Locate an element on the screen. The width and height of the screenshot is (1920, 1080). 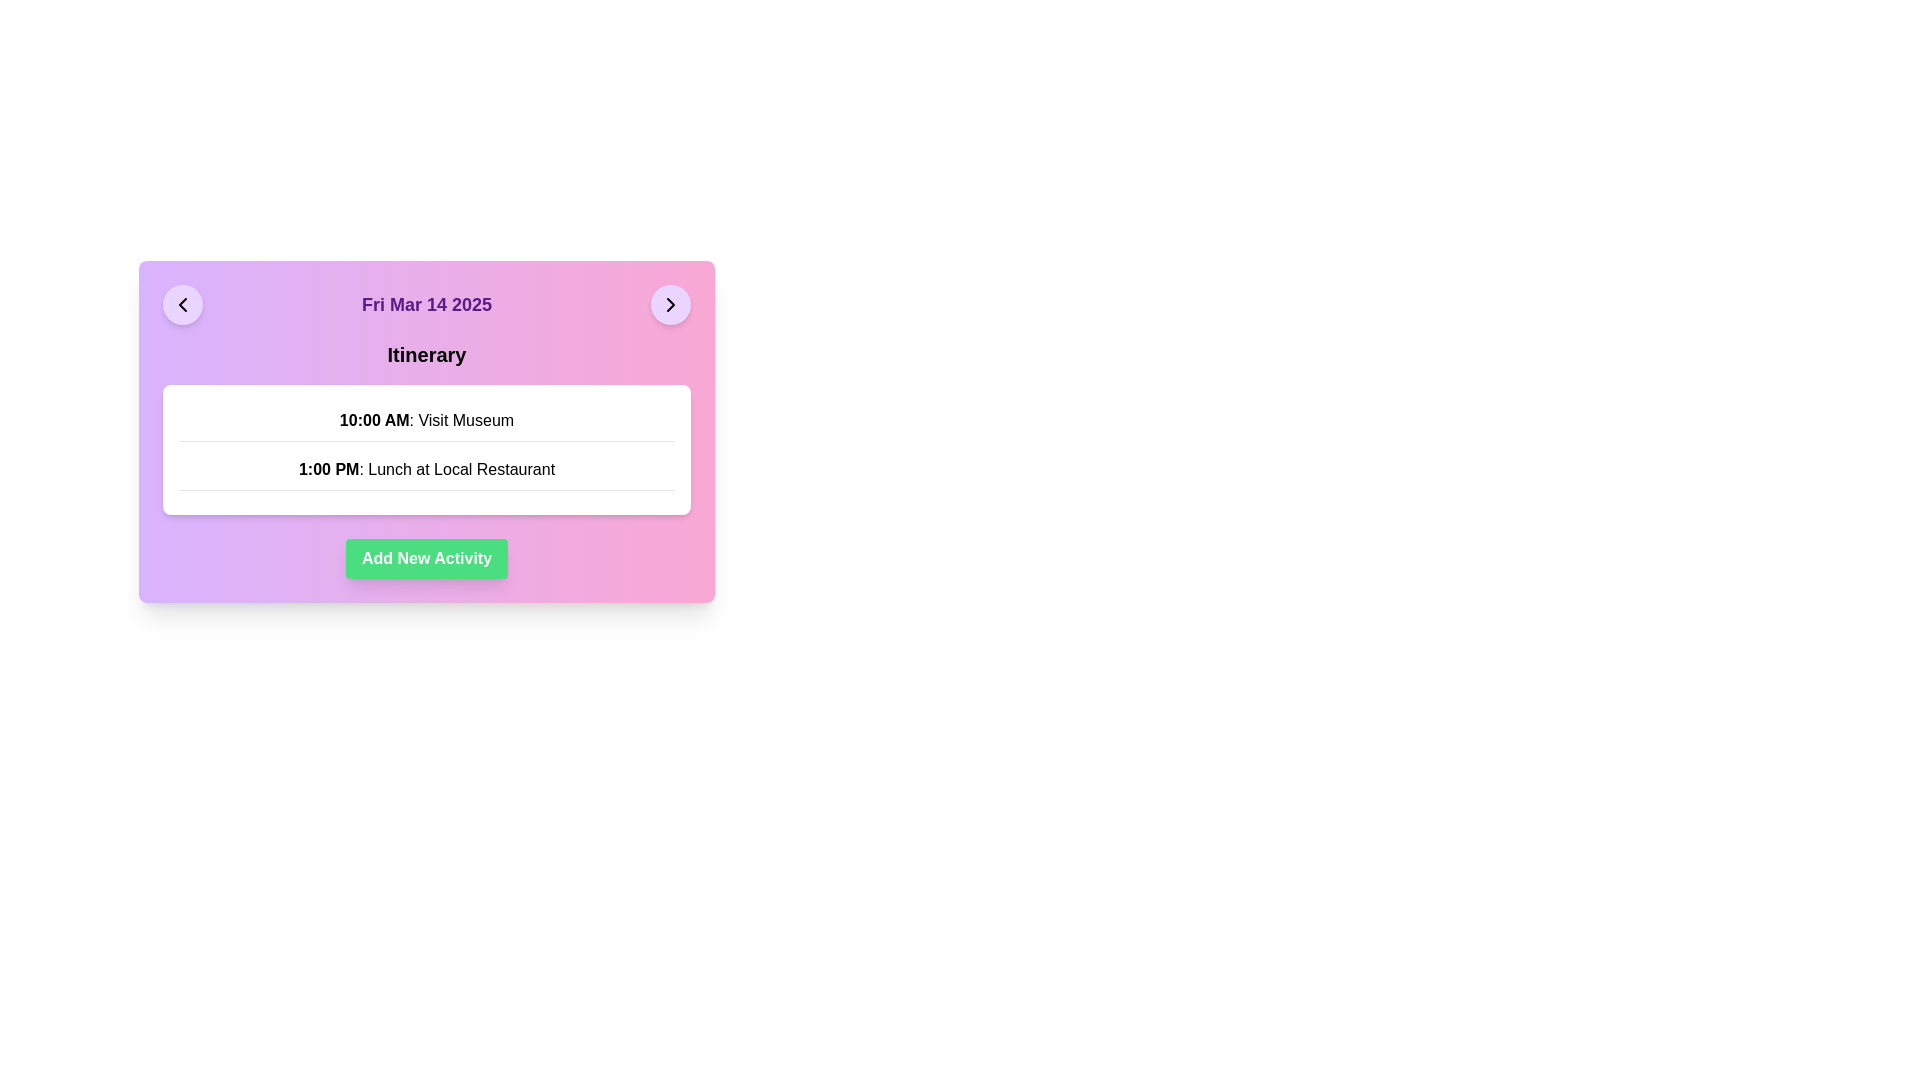
the informational text block displaying '1:00 PM: Lunch at Local Restaurant' which is the second item in the vertically stacked list within the 'Itinerary' card is located at coordinates (426, 470).